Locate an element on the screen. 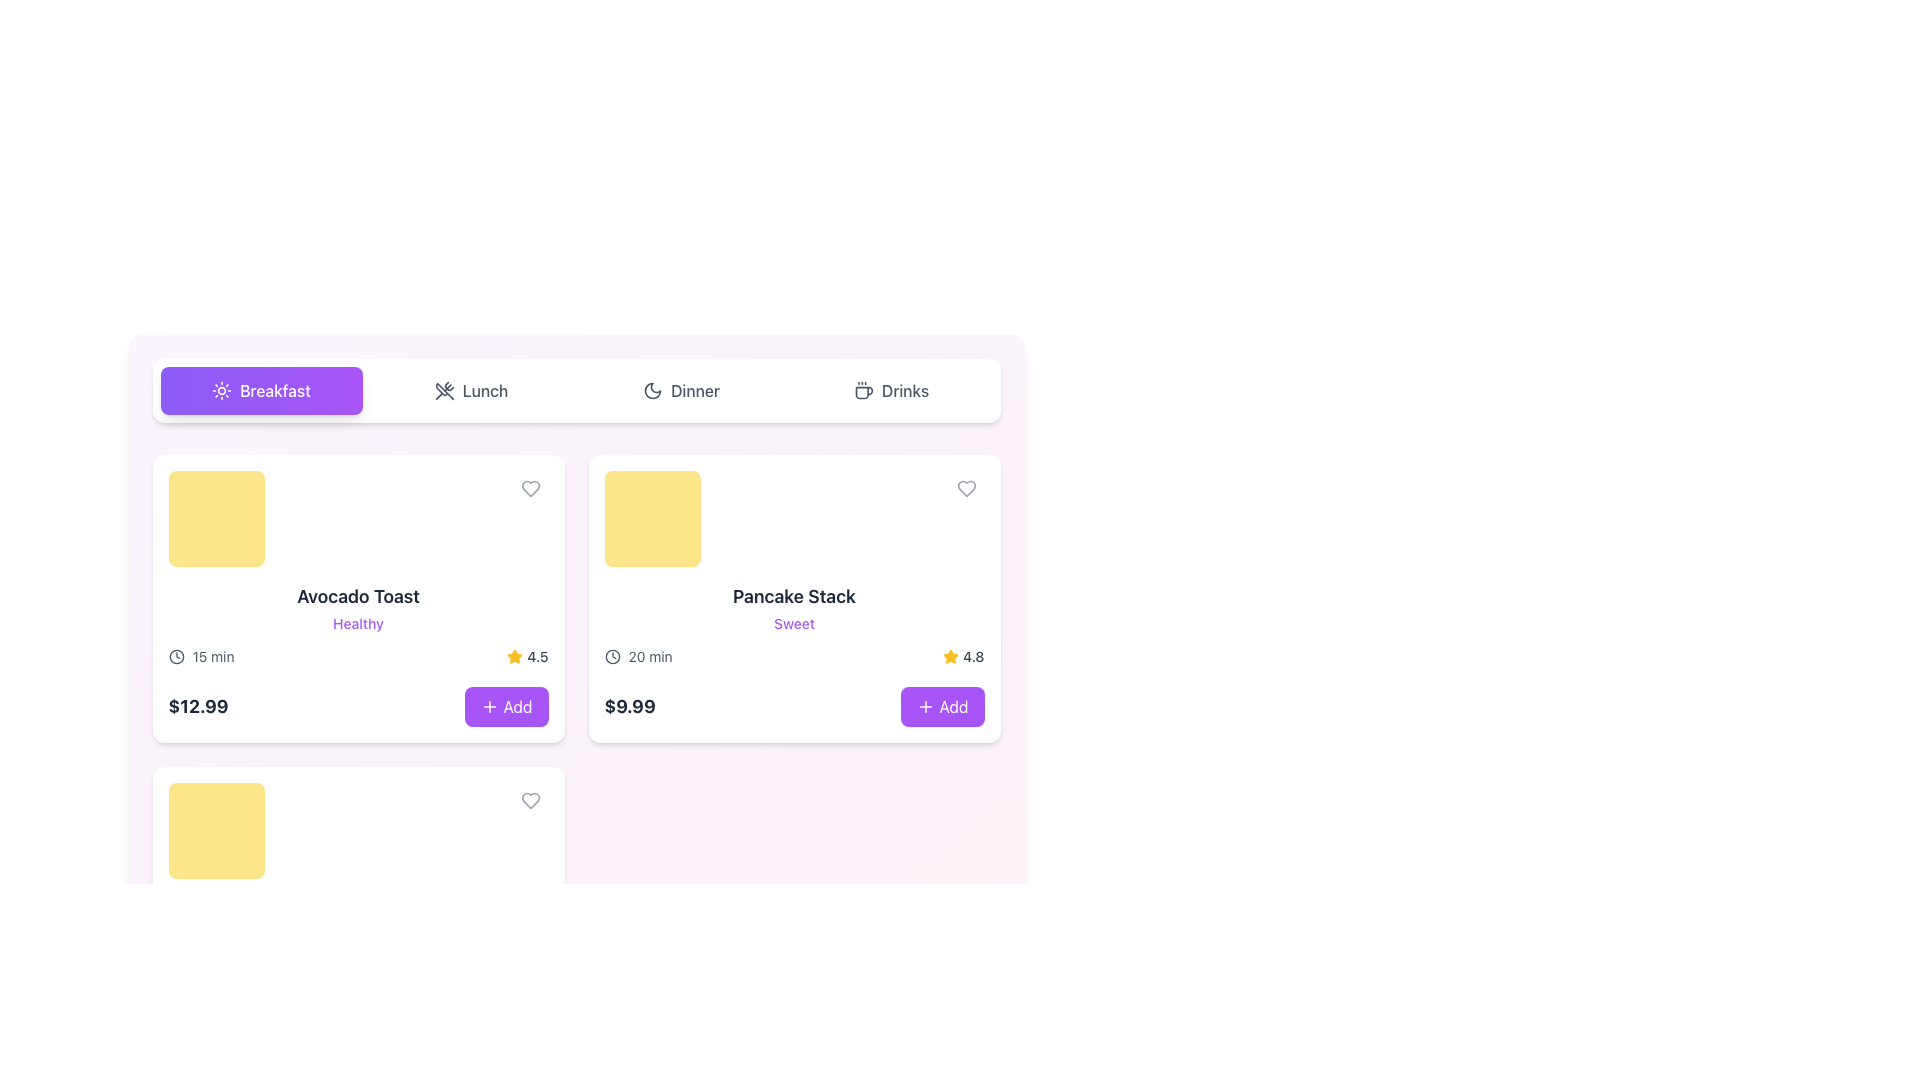 Image resolution: width=1920 pixels, height=1080 pixels. the title text element located at the top-left card of the grid layout, positioned above the text 'Healthy' is located at coordinates (358, 596).